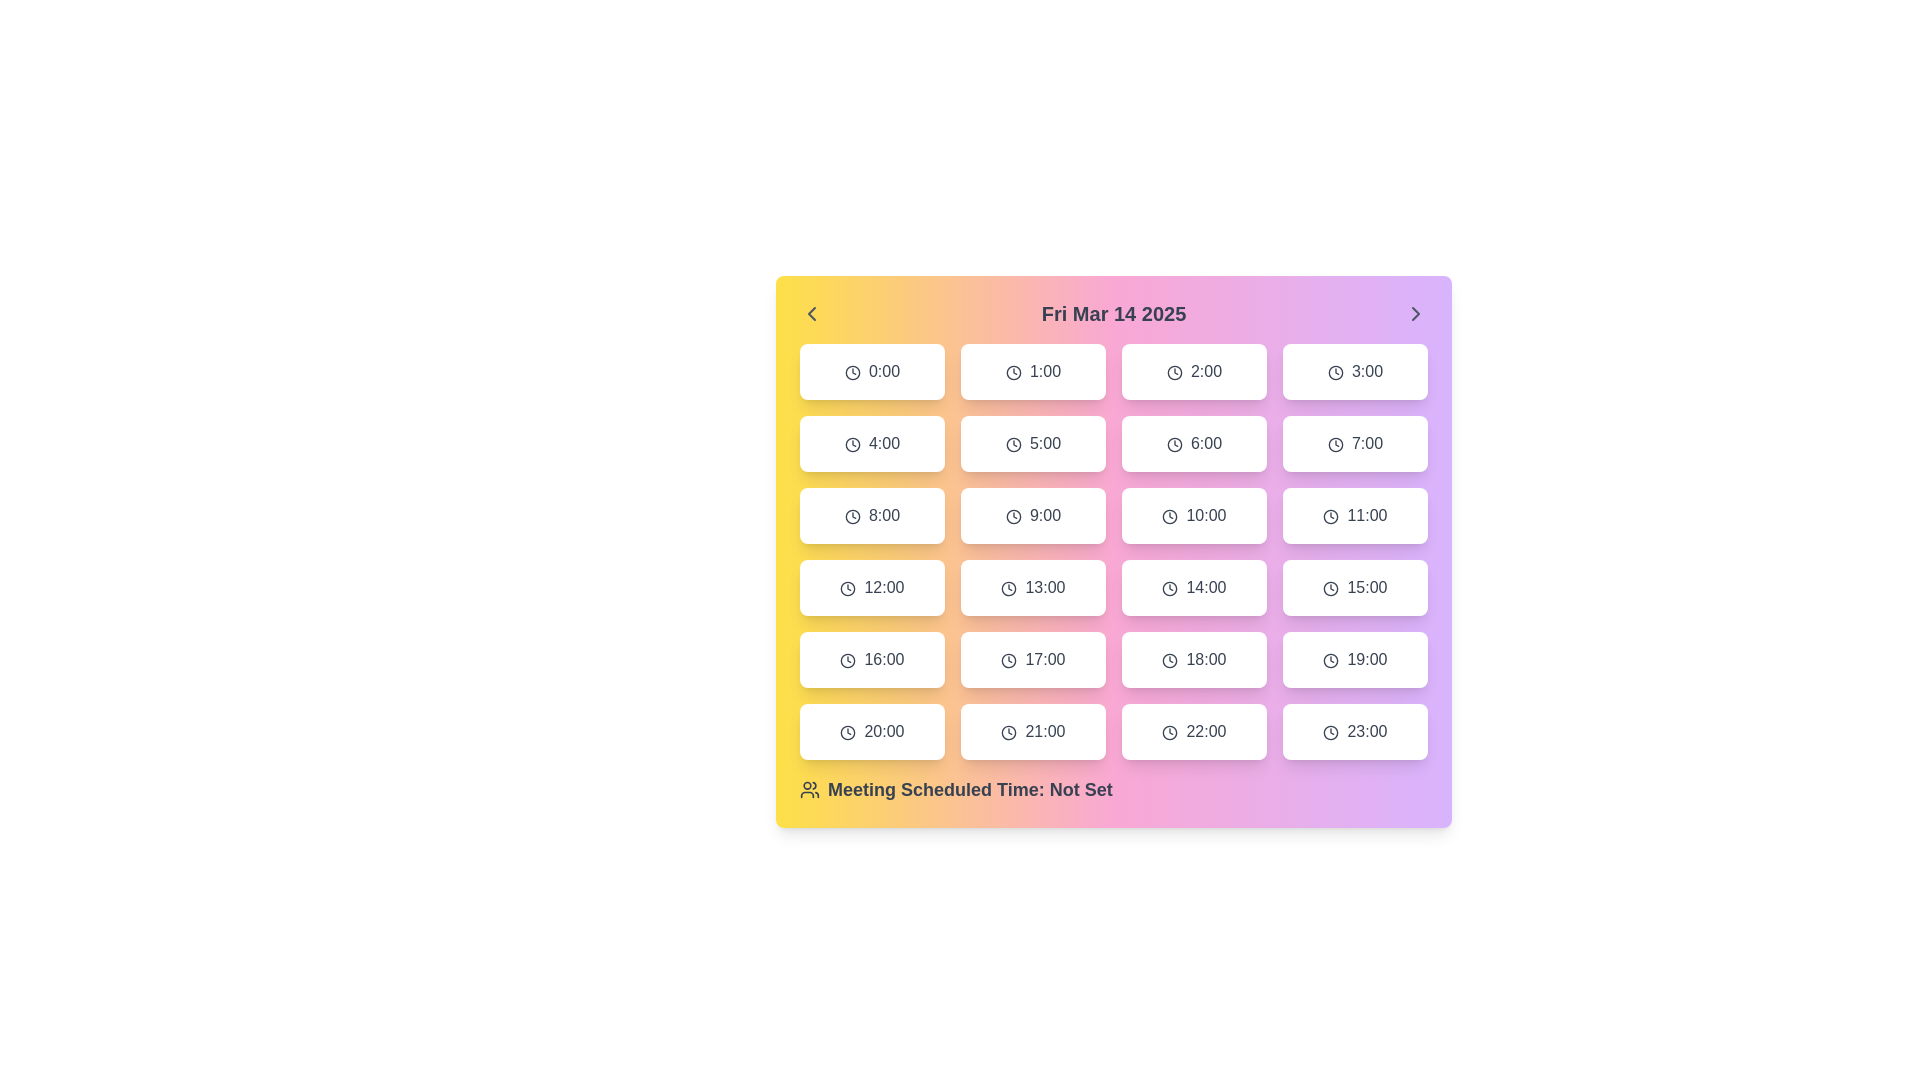 Image resolution: width=1920 pixels, height=1080 pixels. I want to click on the SVG Circle element inside the clock icon located in the grid button labeled '15:00' in the fourth row and fourth column, so click(1331, 587).